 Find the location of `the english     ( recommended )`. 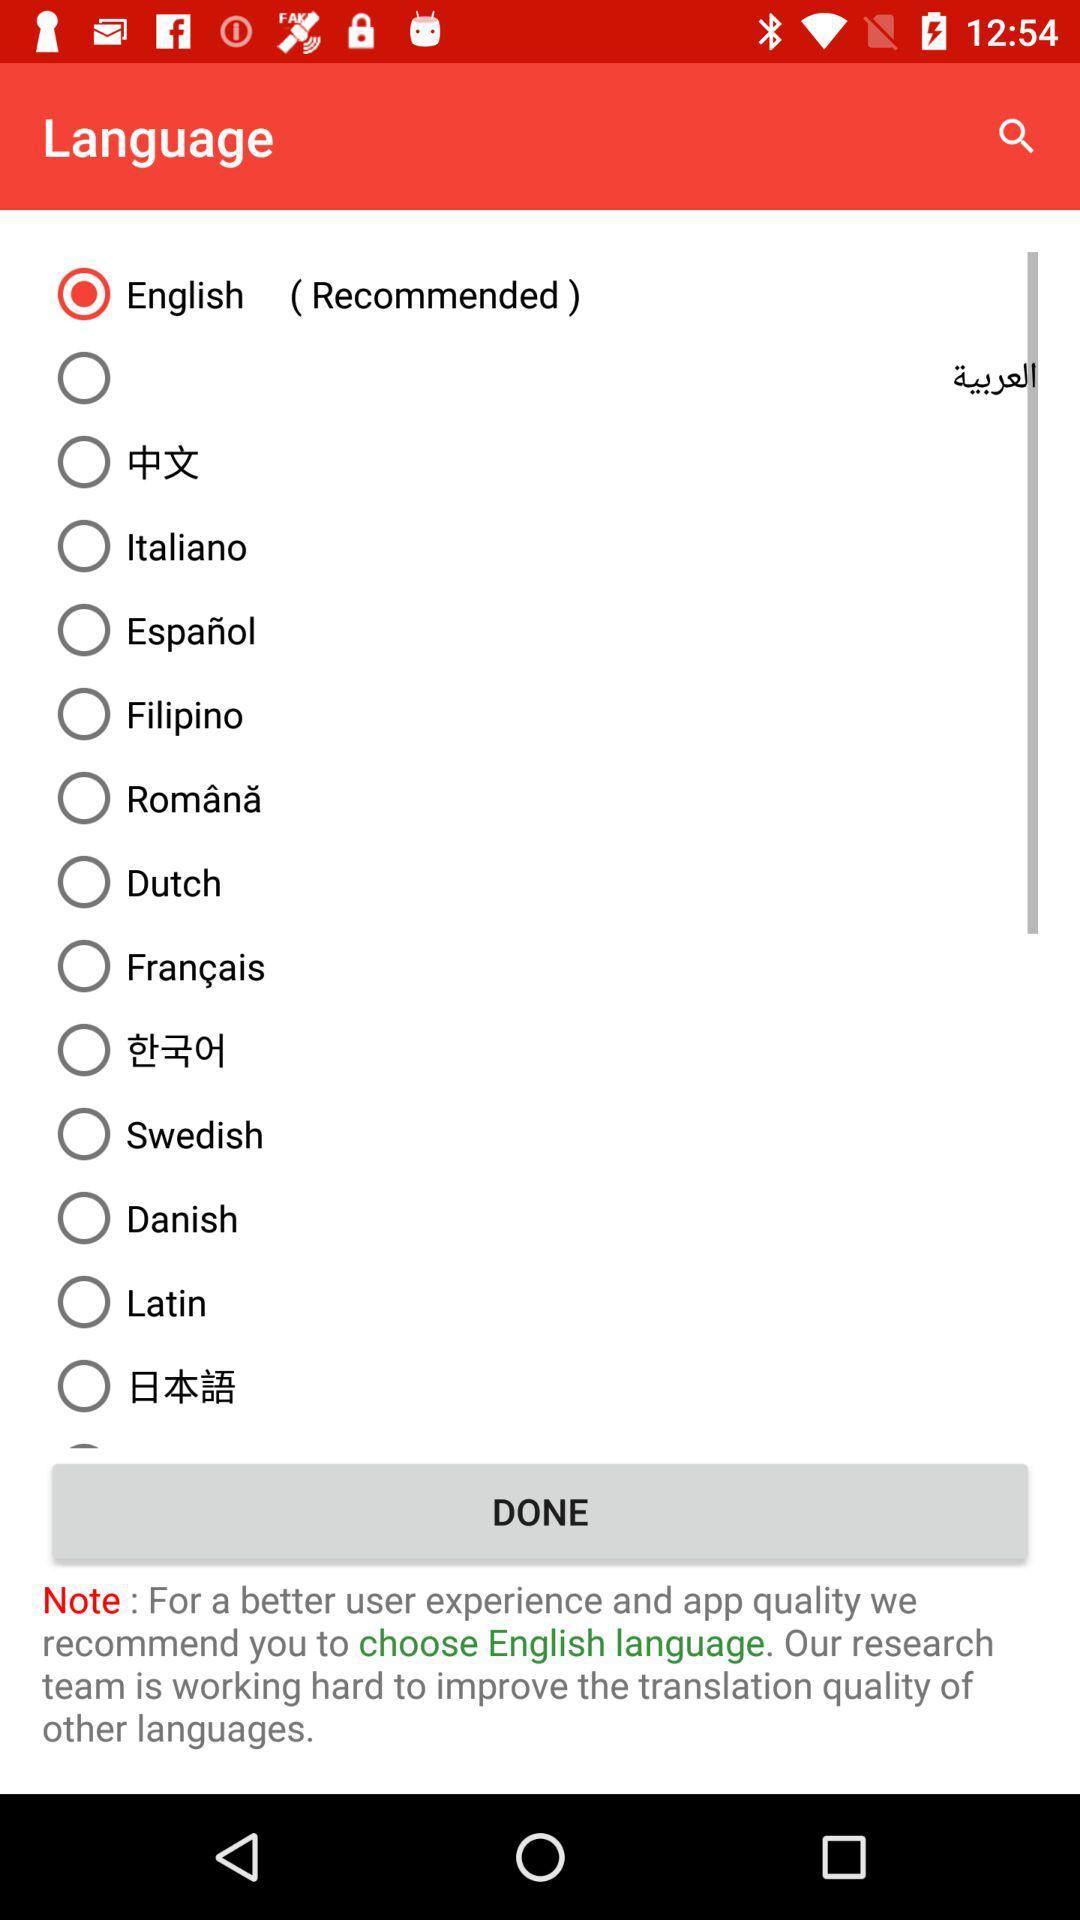

the english     ( recommended ) is located at coordinates (540, 292).